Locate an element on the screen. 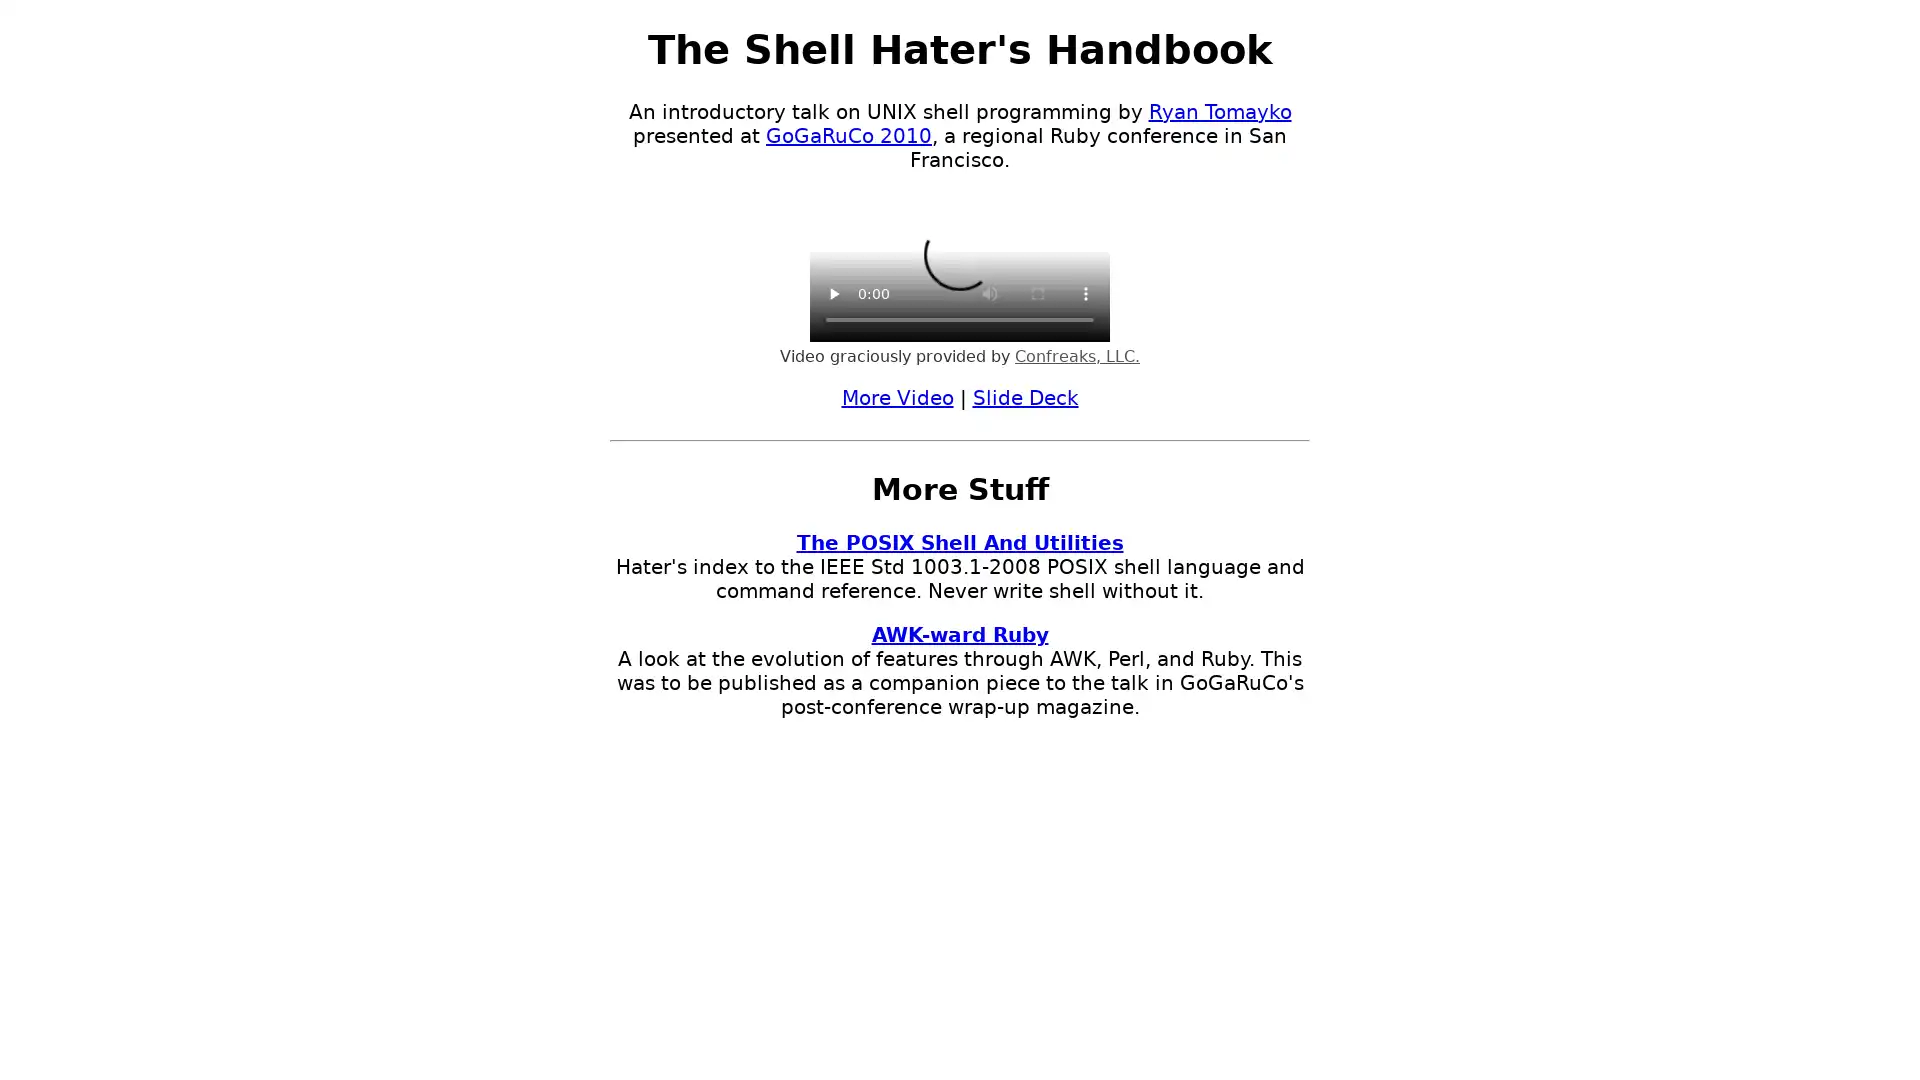  mute is located at coordinates (989, 293).